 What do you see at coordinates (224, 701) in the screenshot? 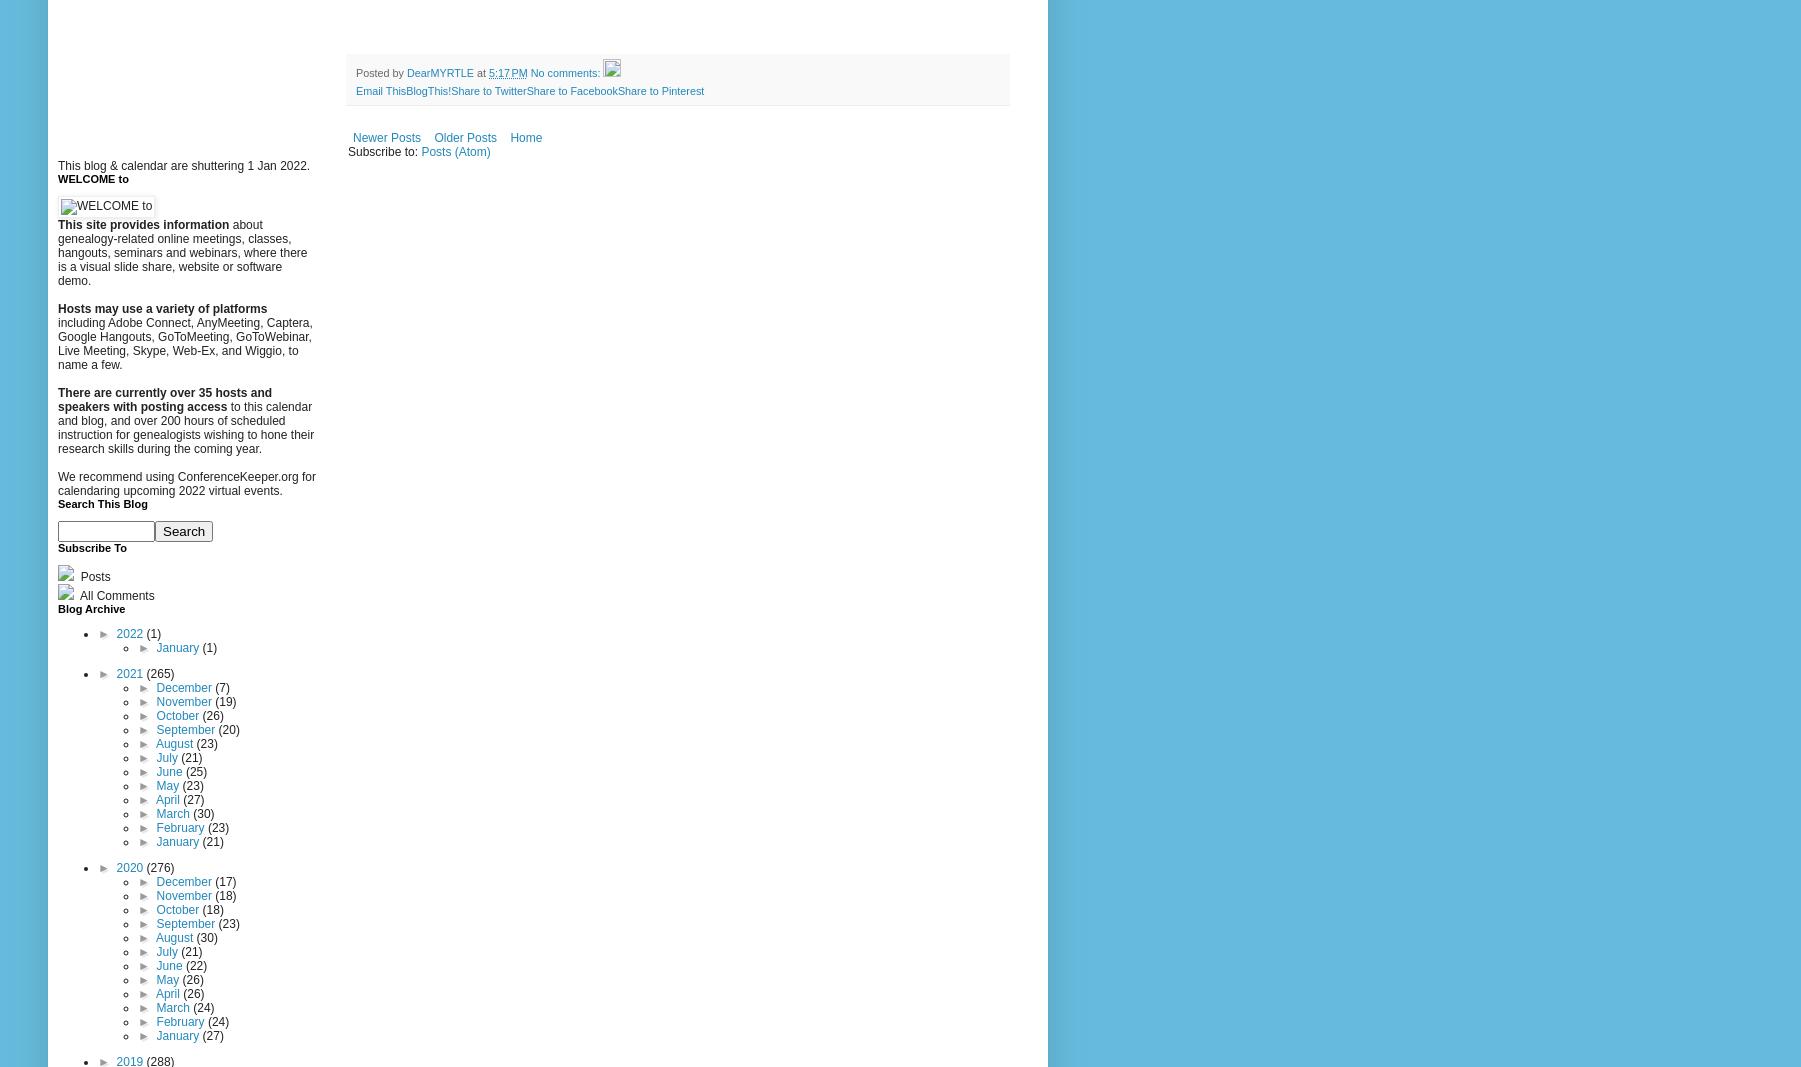
I see `'(19)'` at bounding box center [224, 701].